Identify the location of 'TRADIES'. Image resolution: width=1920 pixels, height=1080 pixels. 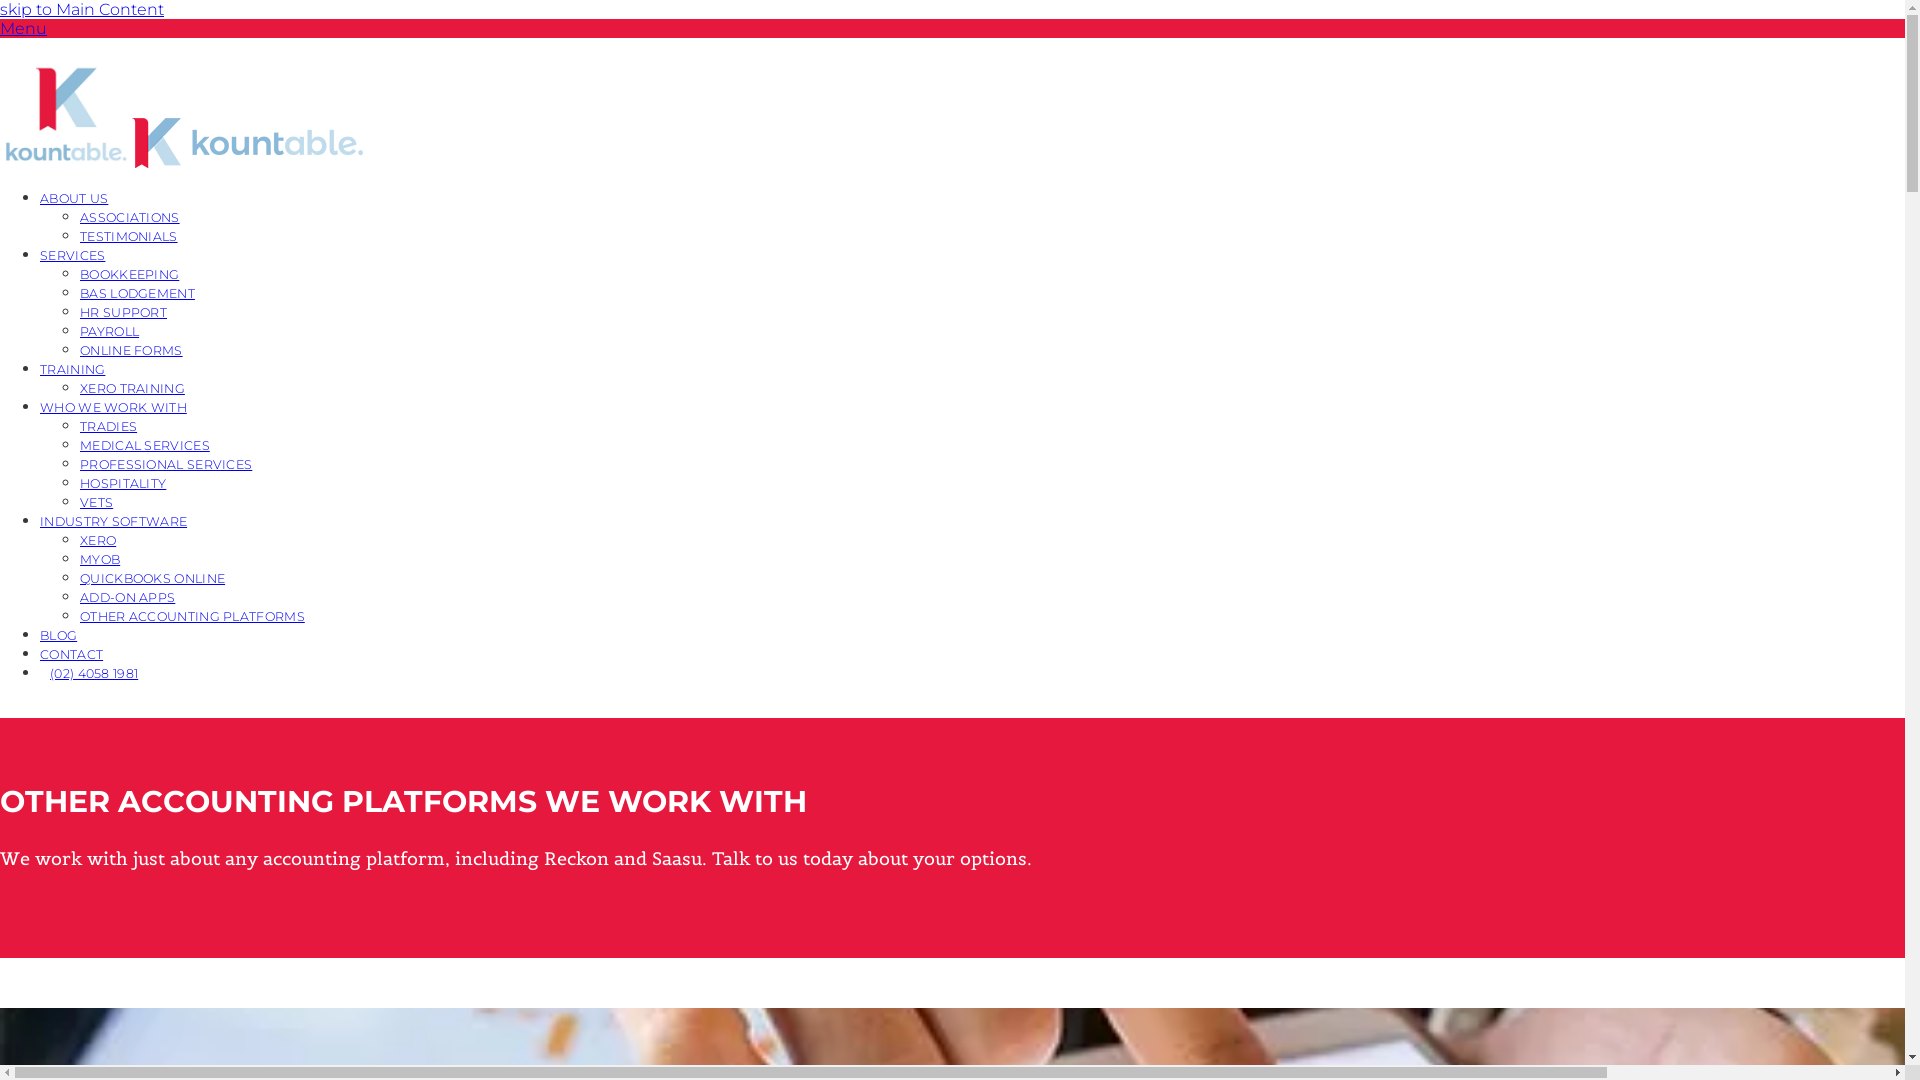
(80, 424).